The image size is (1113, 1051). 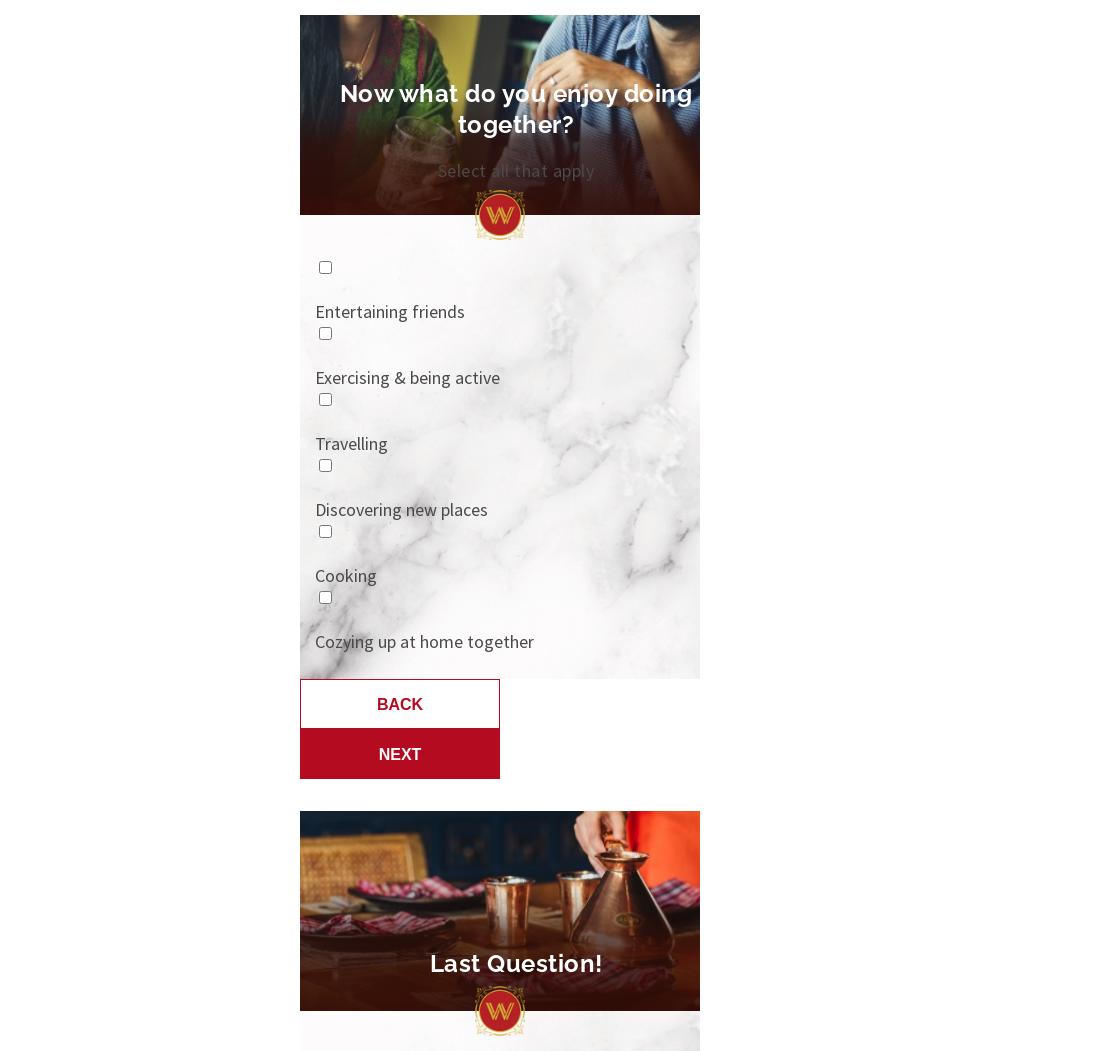 I want to click on 'Back', so click(x=398, y=703).